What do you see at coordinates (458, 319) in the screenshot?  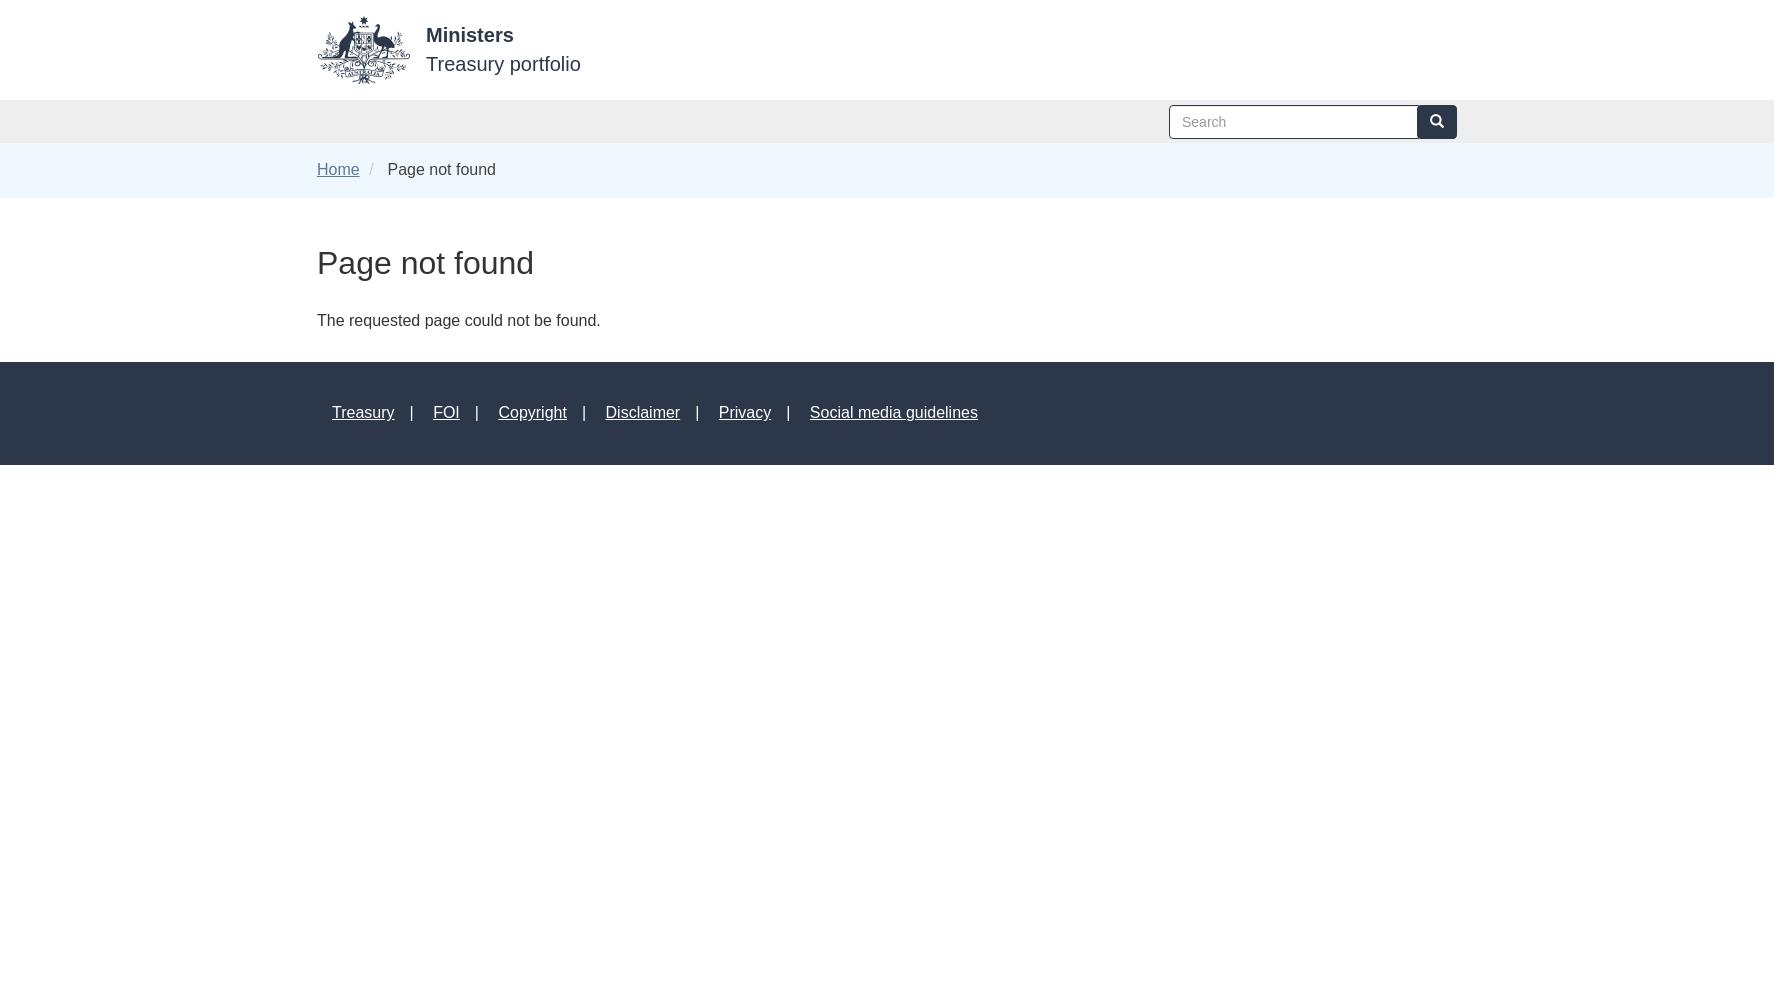 I see `'The requested page could not be found.'` at bounding box center [458, 319].